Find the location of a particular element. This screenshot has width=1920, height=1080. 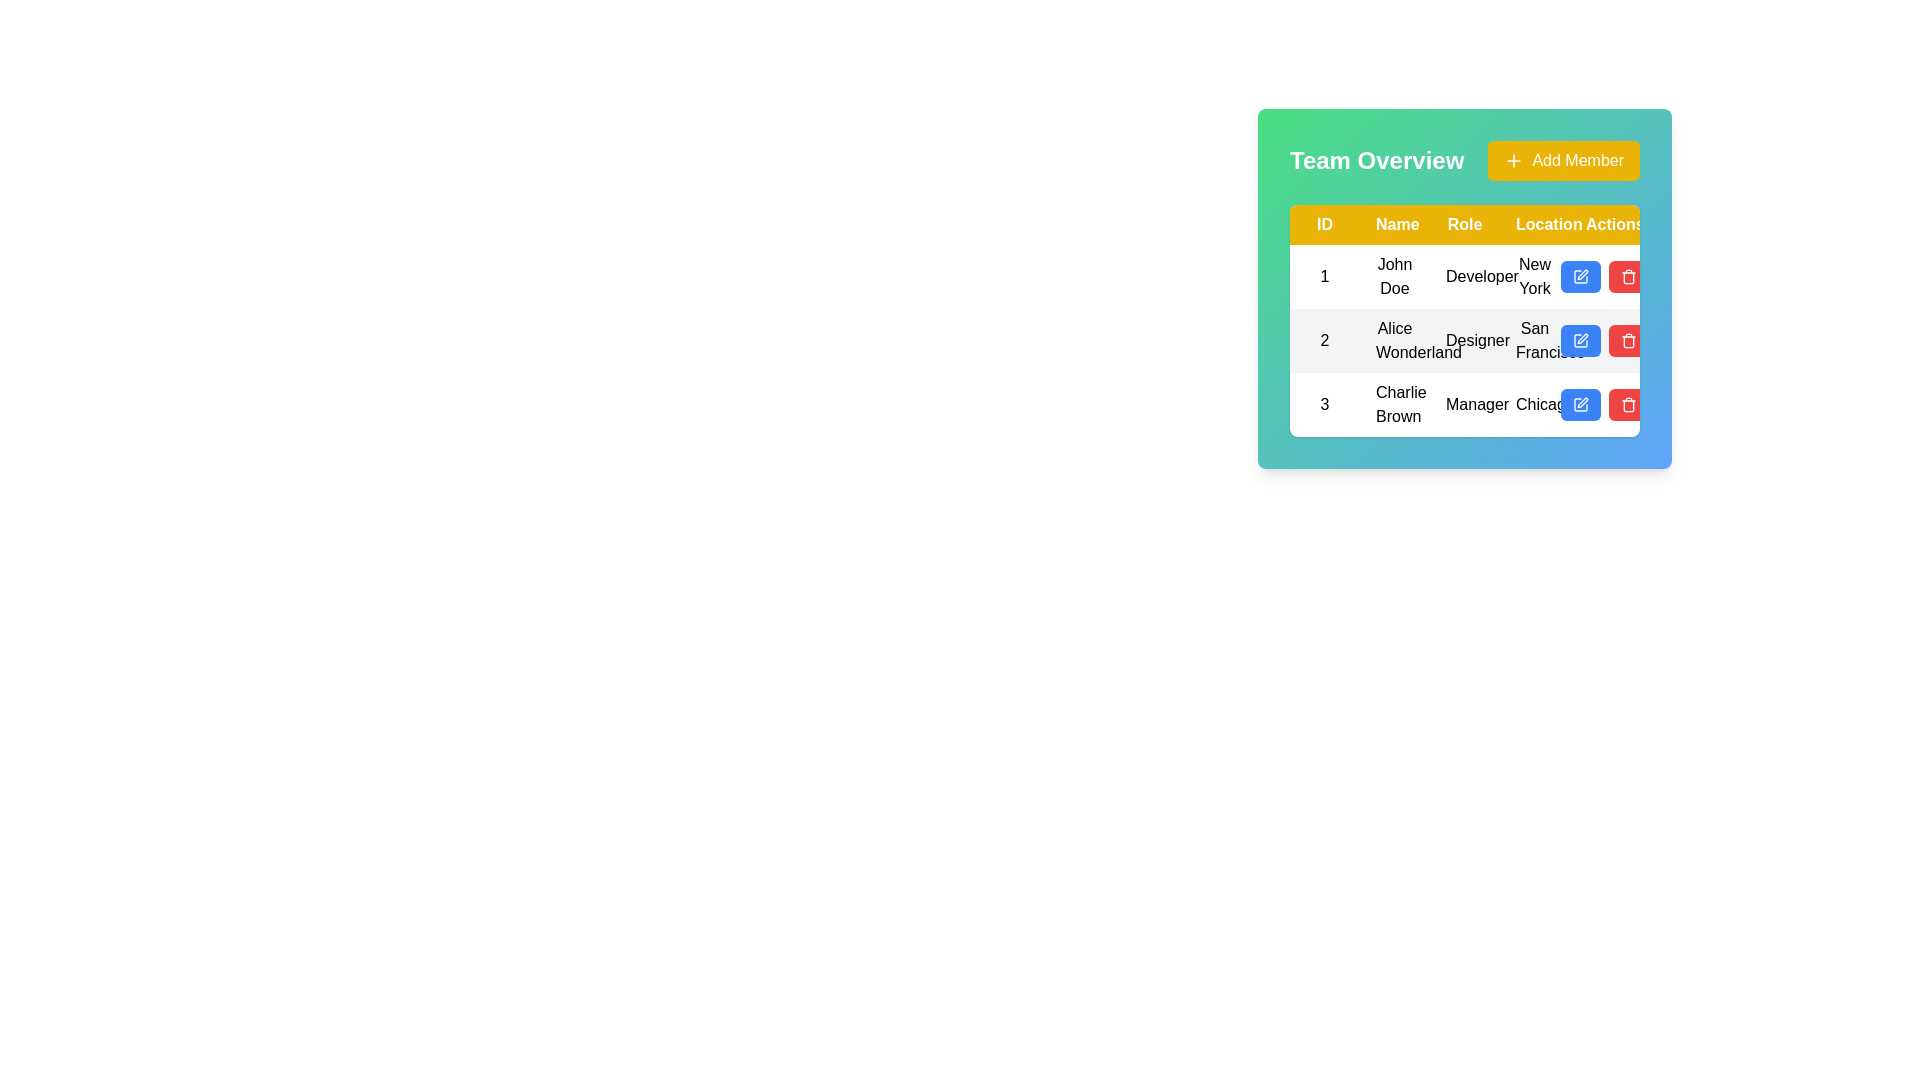

the edit button located in the Action column of the second row in the 'Team Overview' table is located at coordinates (1579, 339).